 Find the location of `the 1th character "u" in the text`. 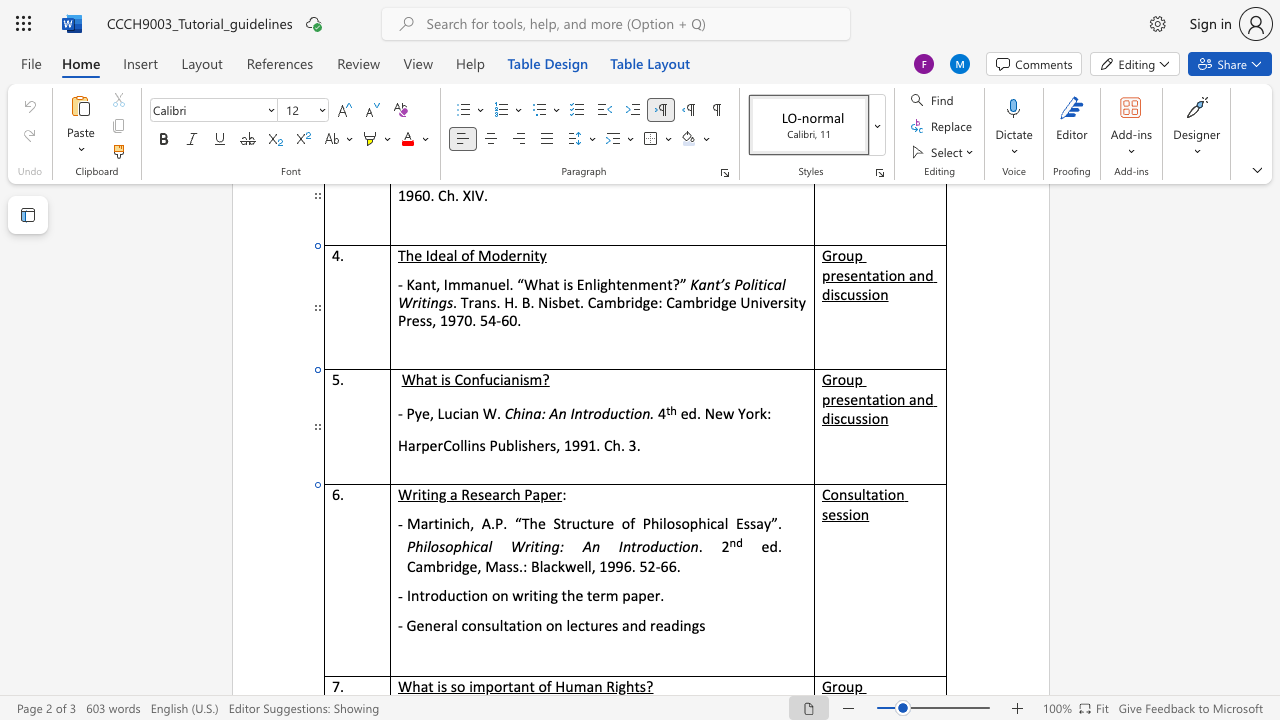

the 1th character "u" in the text is located at coordinates (488, 379).